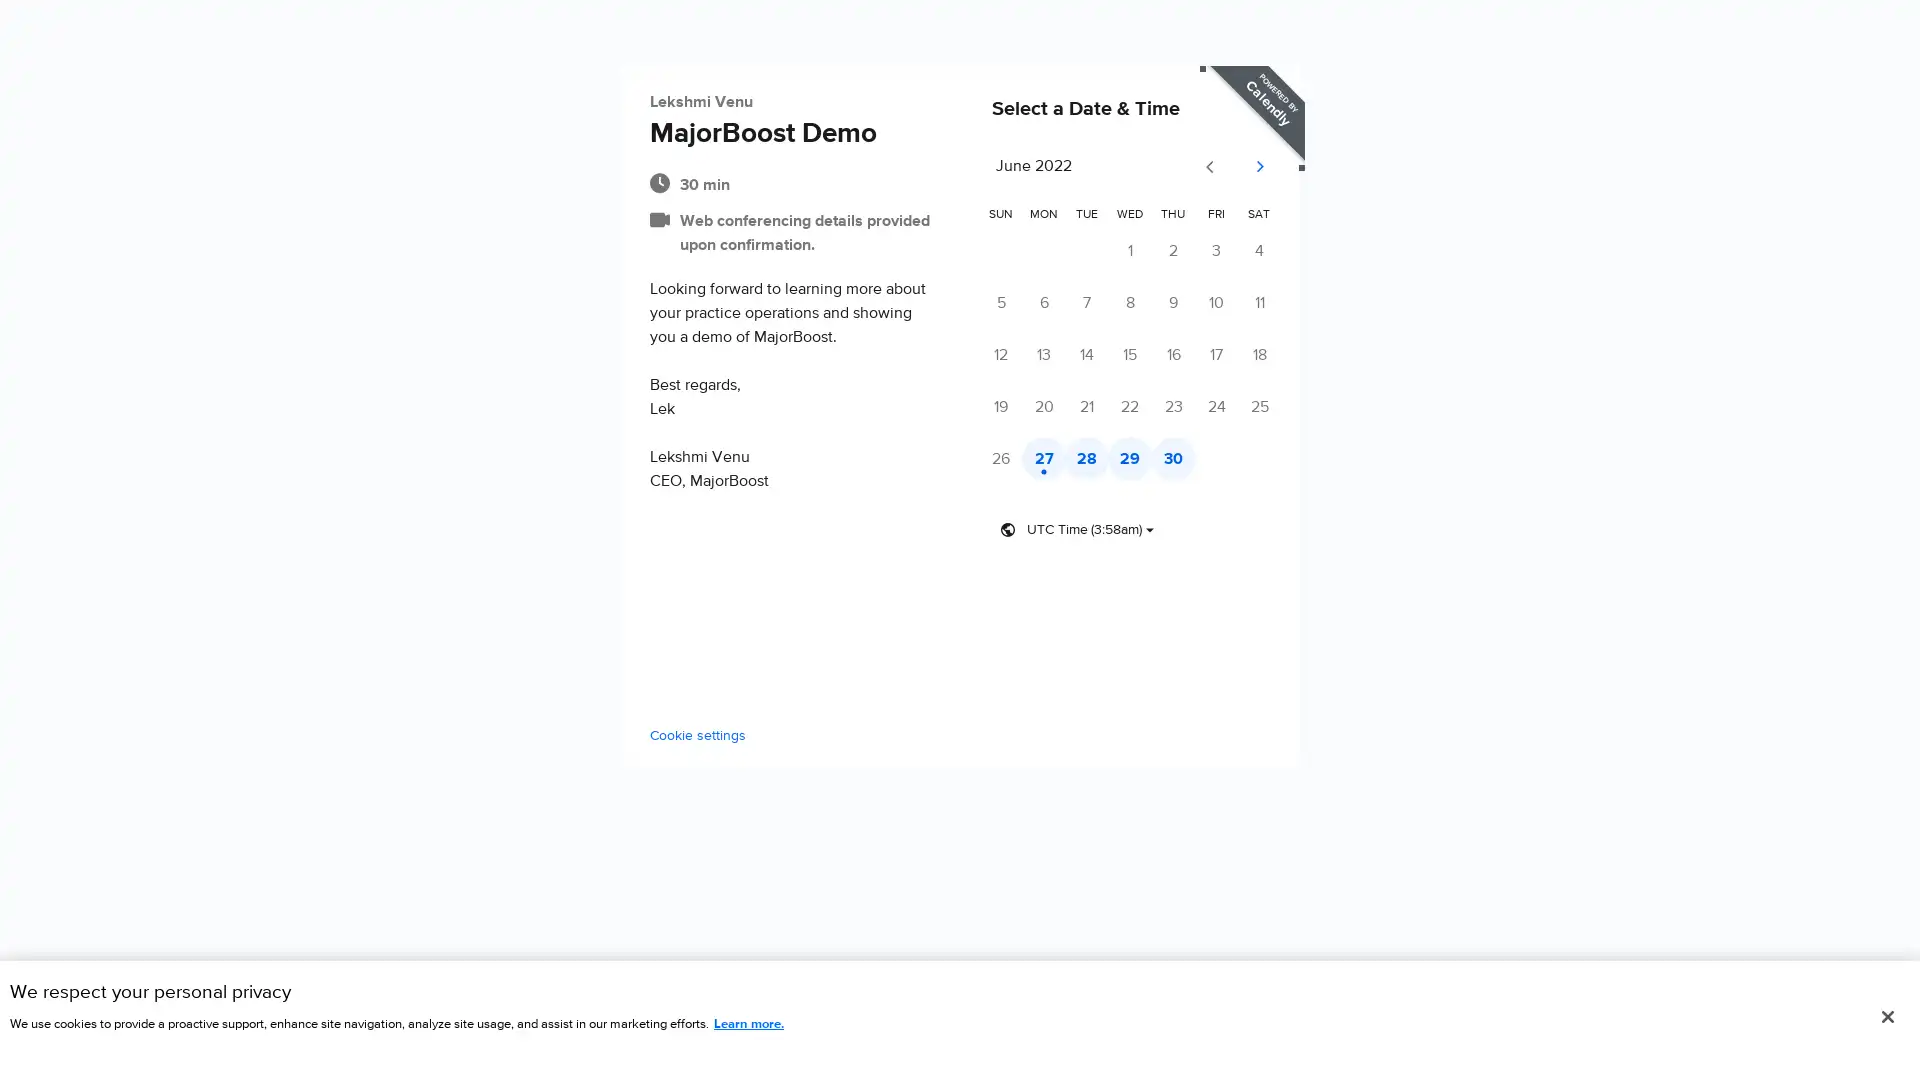  Describe the element at coordinates (1158, 304) in the screenshot. I see `Wednesday, June 8 - No times available` at that location.